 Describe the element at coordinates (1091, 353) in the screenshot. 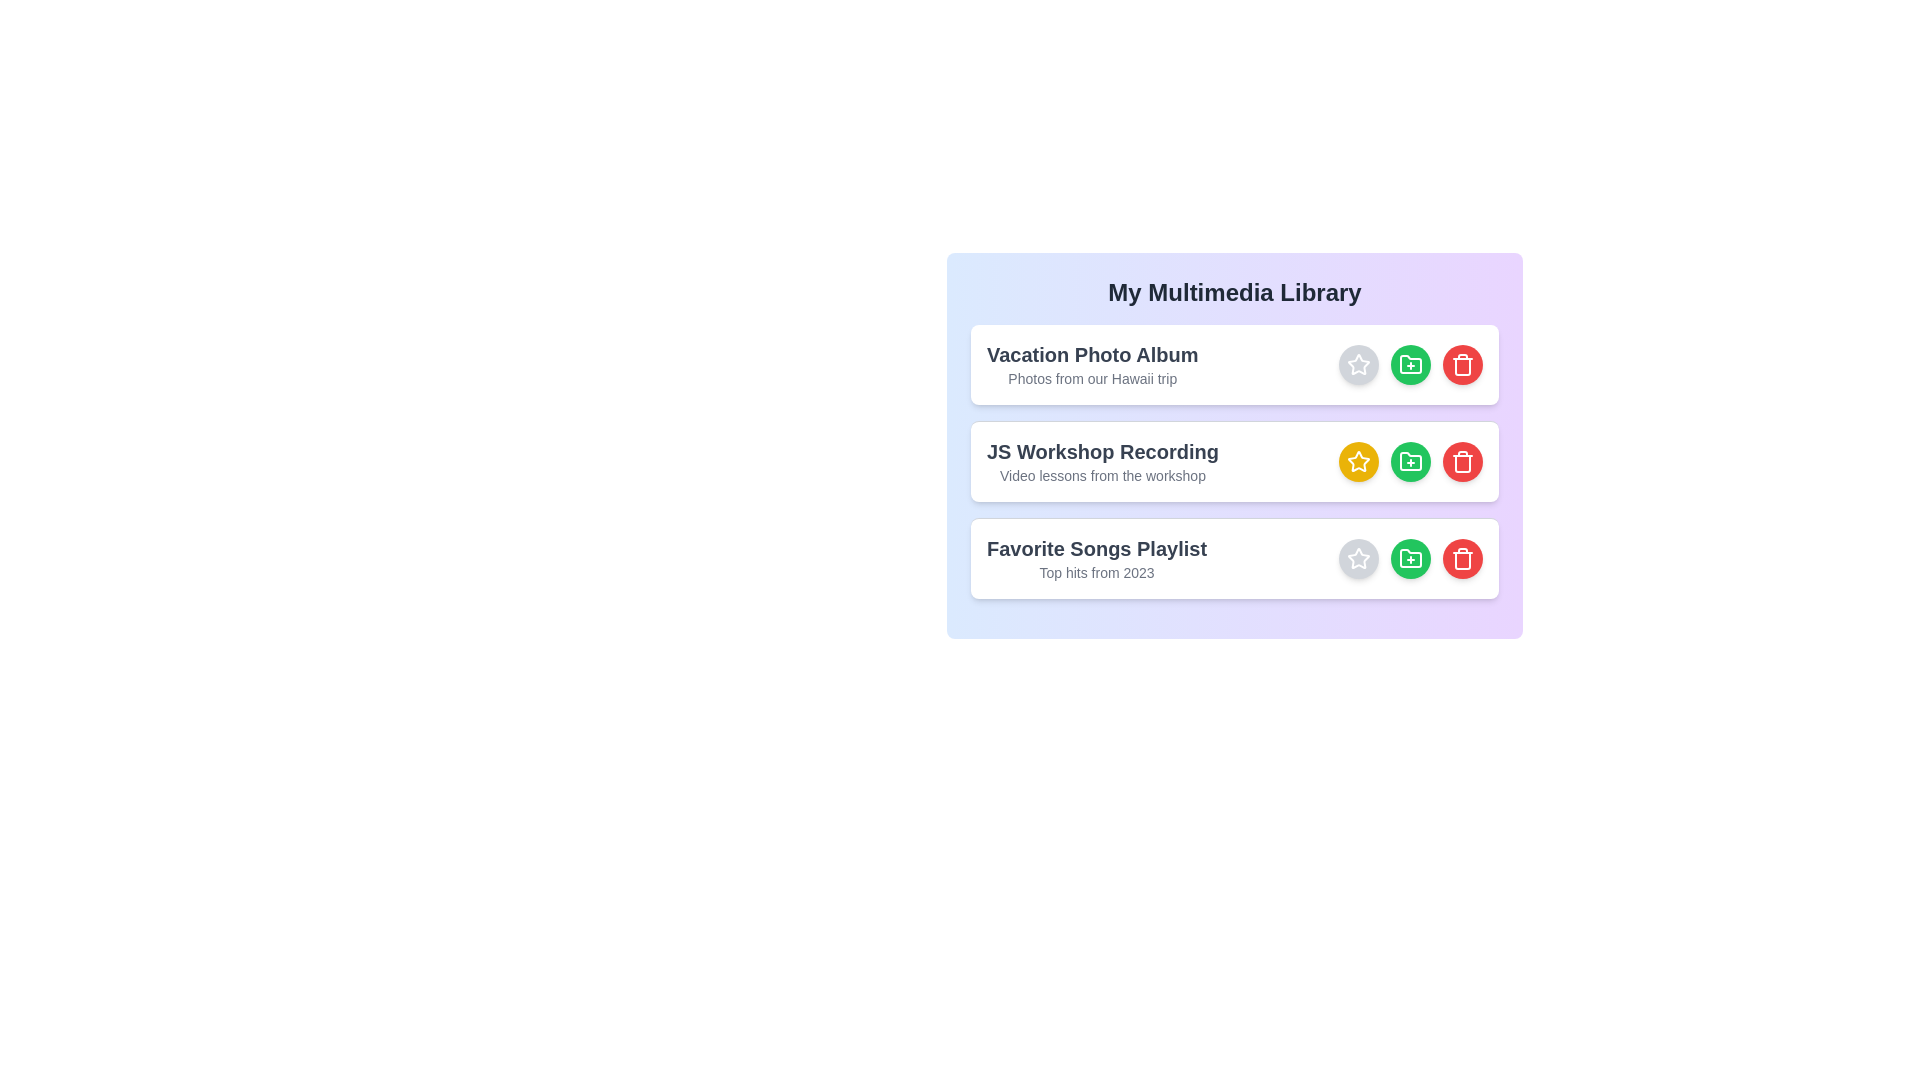

I see `the Text label that serves as a title for the photo album in the 'My Multimedia Library' section` at that location.